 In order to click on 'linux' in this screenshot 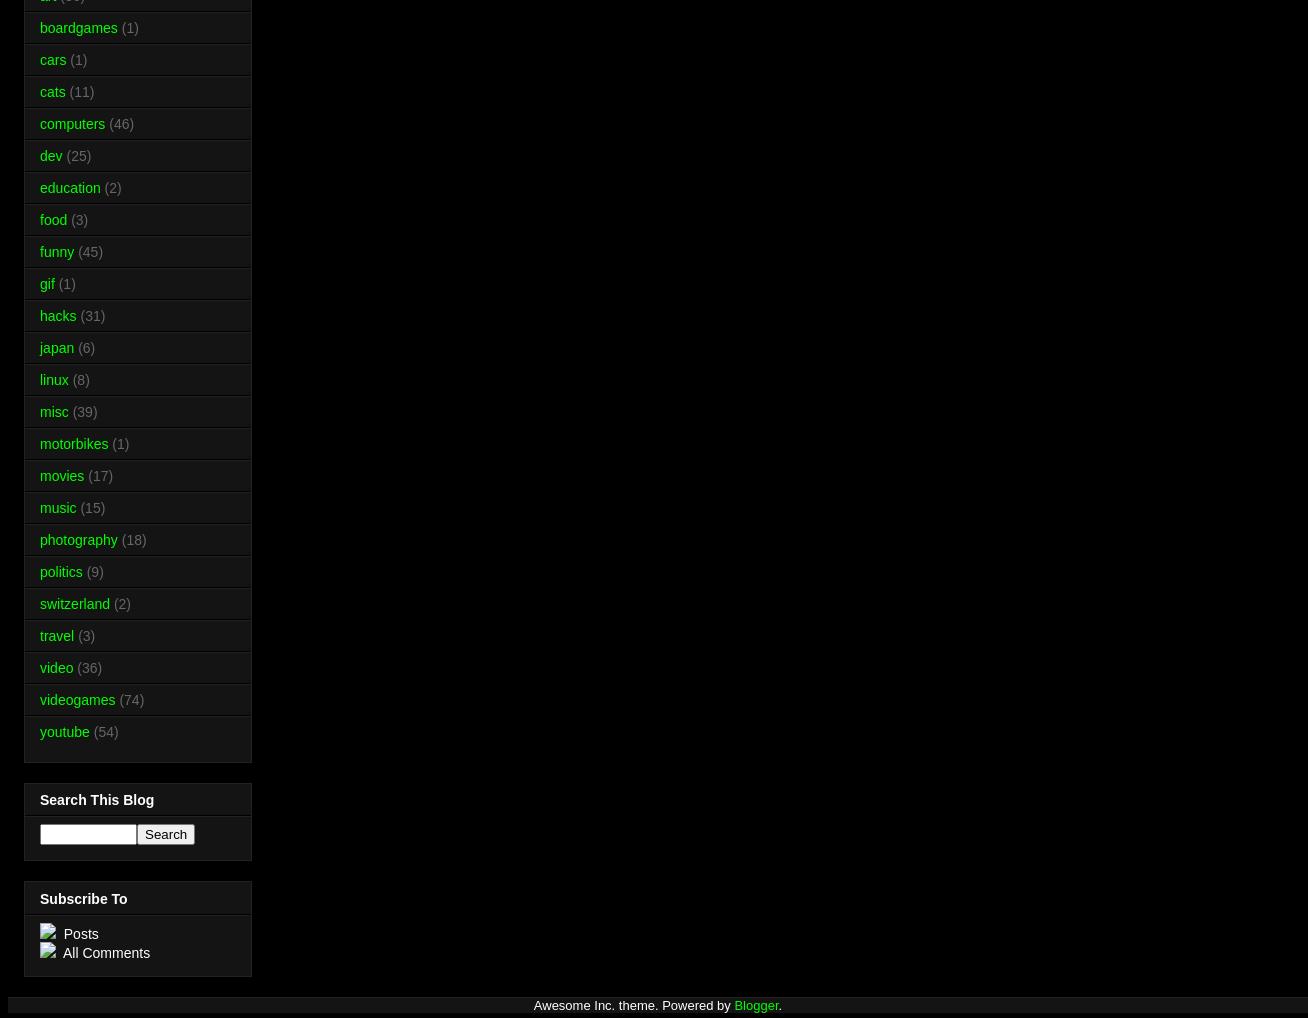, I will do `click(54, 379)`.